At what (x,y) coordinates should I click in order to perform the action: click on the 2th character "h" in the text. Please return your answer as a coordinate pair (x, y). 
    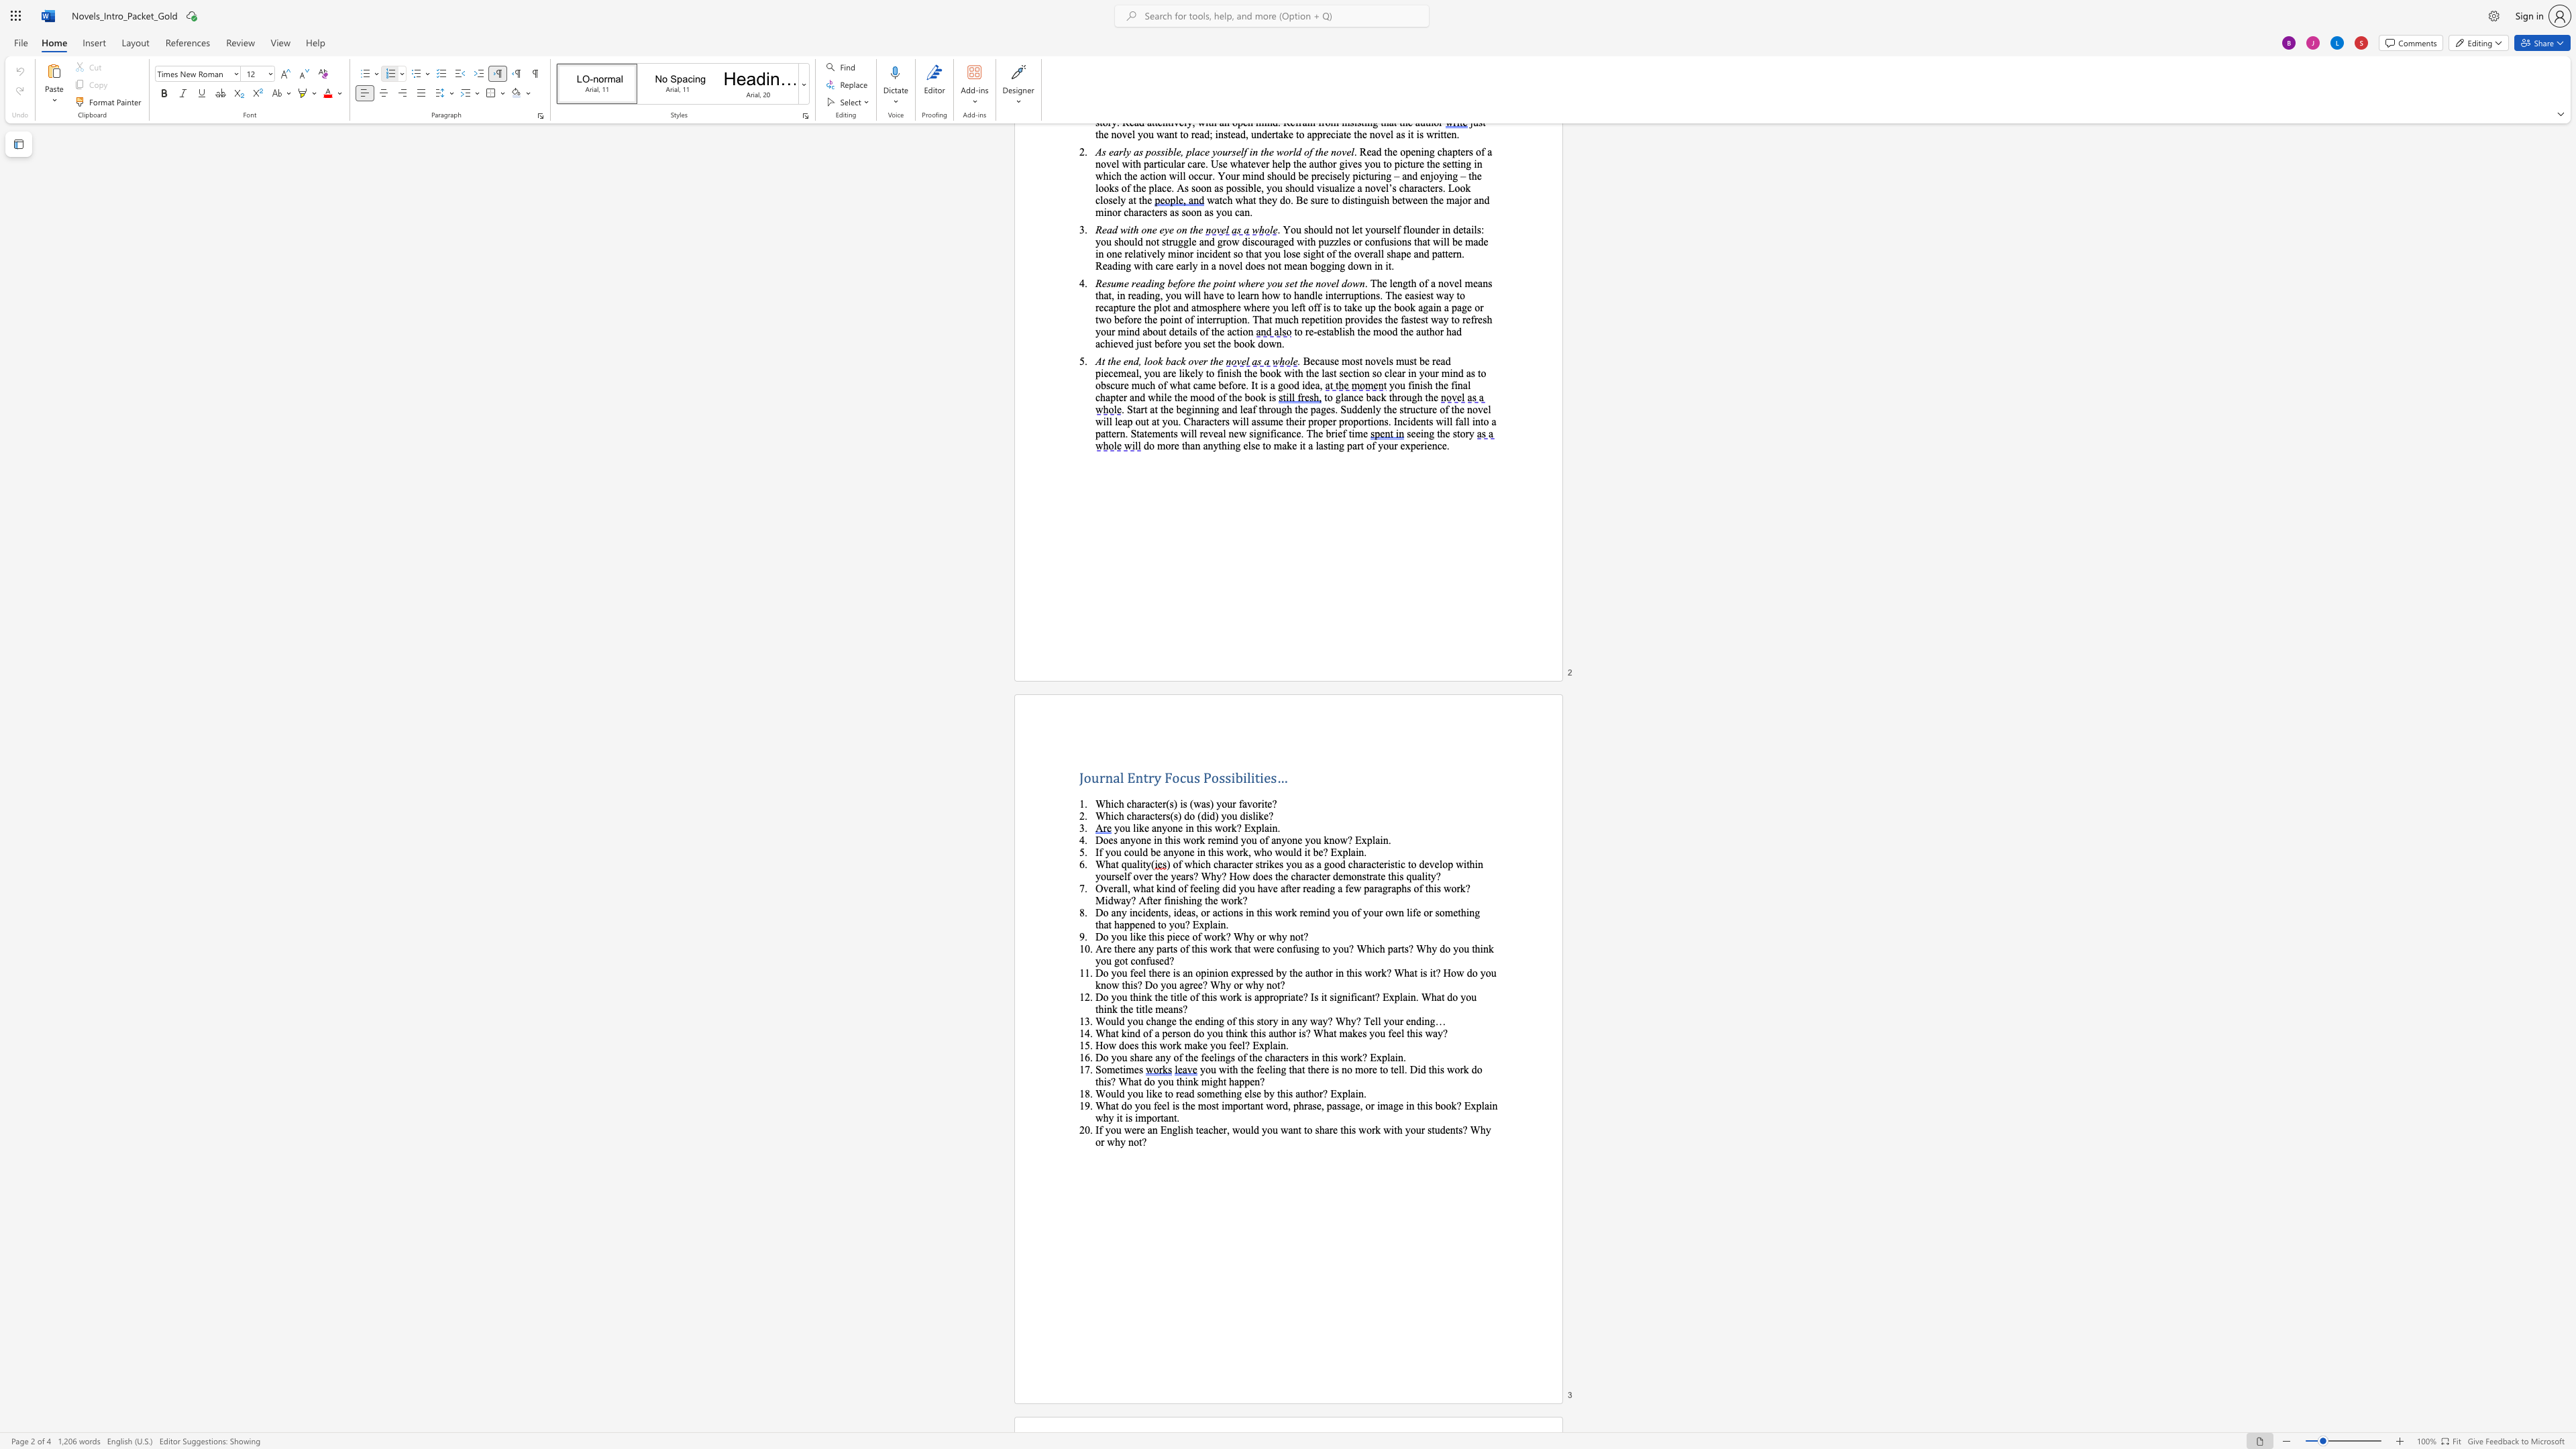
    Looking at the image, I should click on (1191, 1057).